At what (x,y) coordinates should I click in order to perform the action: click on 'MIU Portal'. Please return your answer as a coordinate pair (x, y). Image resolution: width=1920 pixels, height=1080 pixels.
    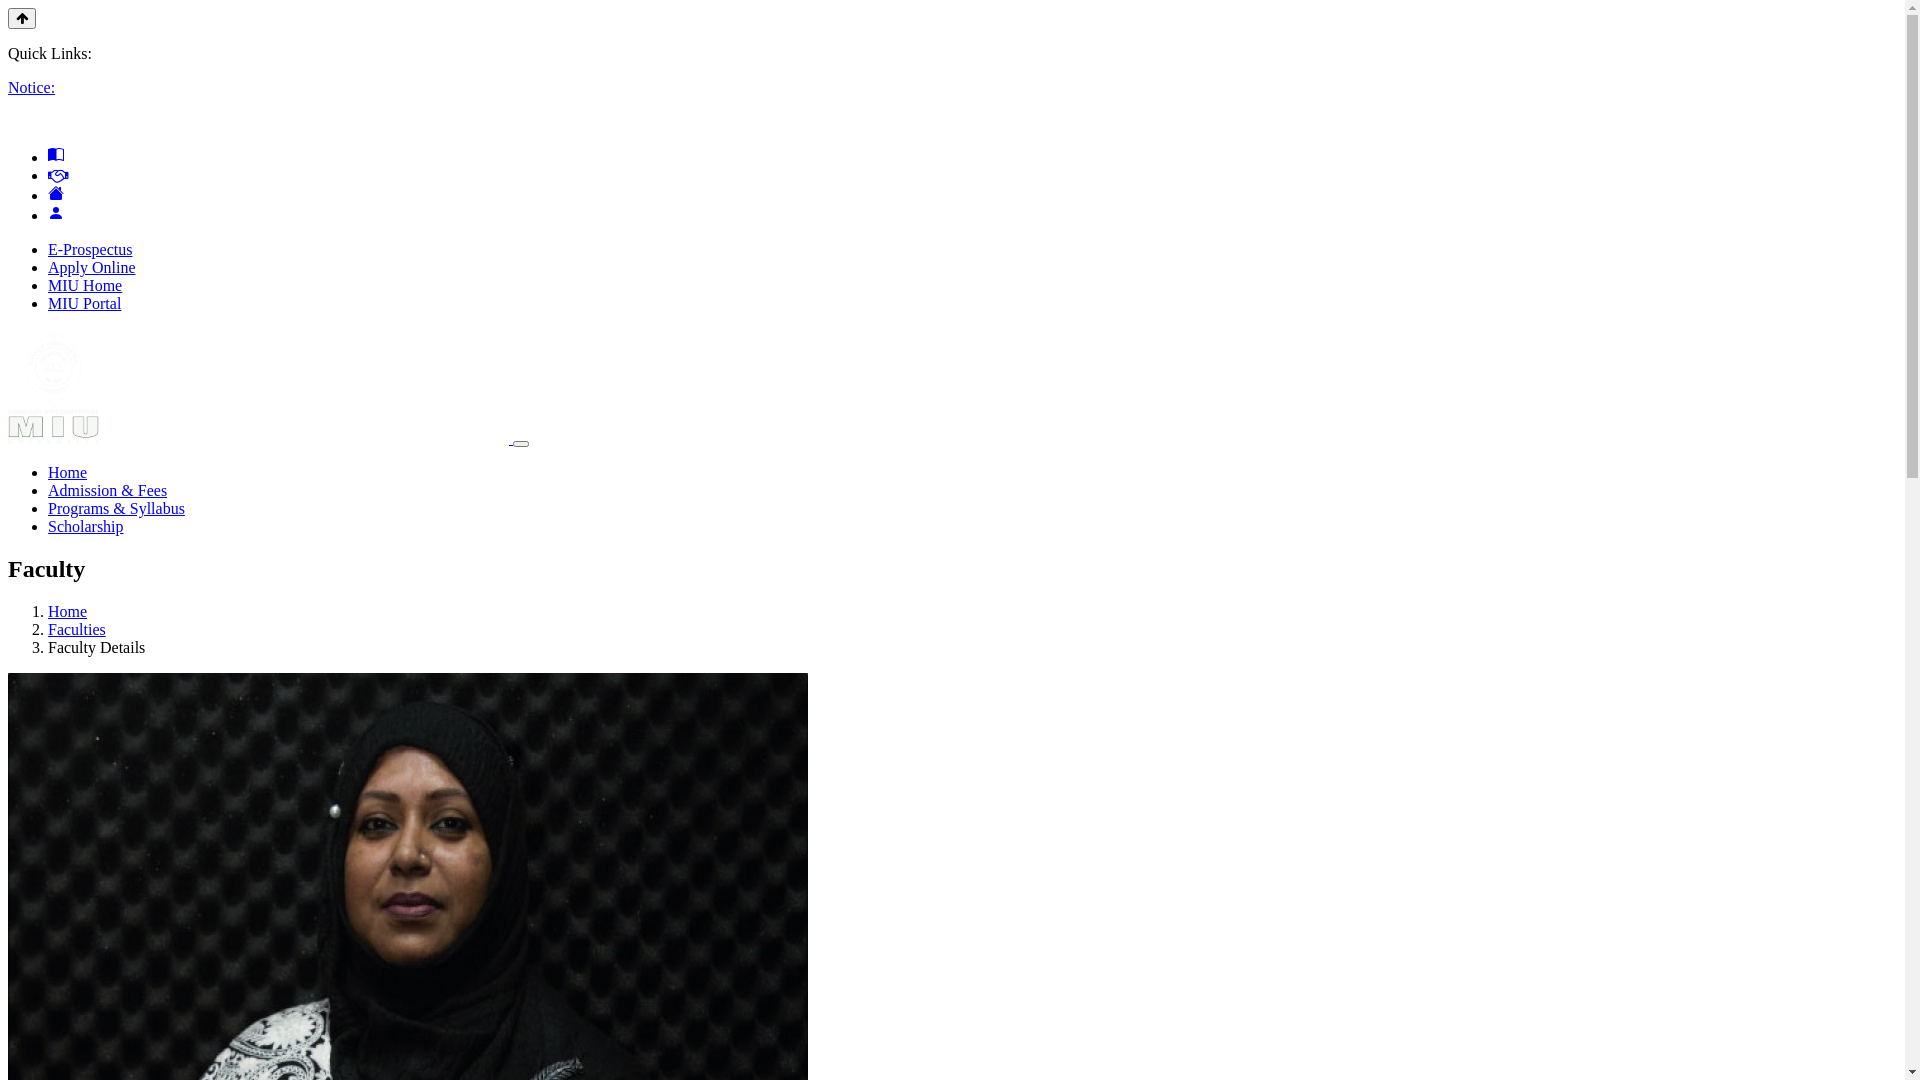
    Looking at the image, I should click on (83, 303).